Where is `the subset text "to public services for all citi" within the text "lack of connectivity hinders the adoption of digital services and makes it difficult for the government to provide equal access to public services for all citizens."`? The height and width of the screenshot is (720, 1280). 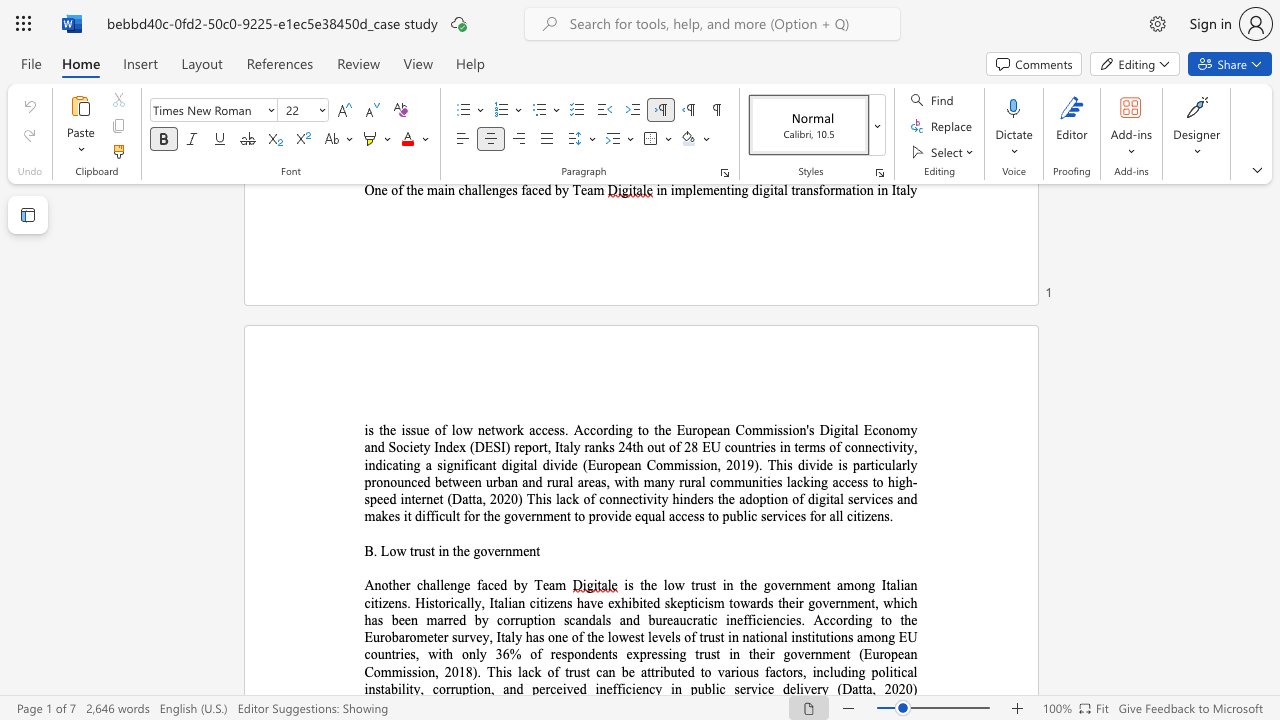
the subset text "to public services for all citi" within the text "lack of connectivity hinders the adoption of digital services and makes it difficult for the government to provide equal access to public services for all citizens." is located at coordinates (708, 515).